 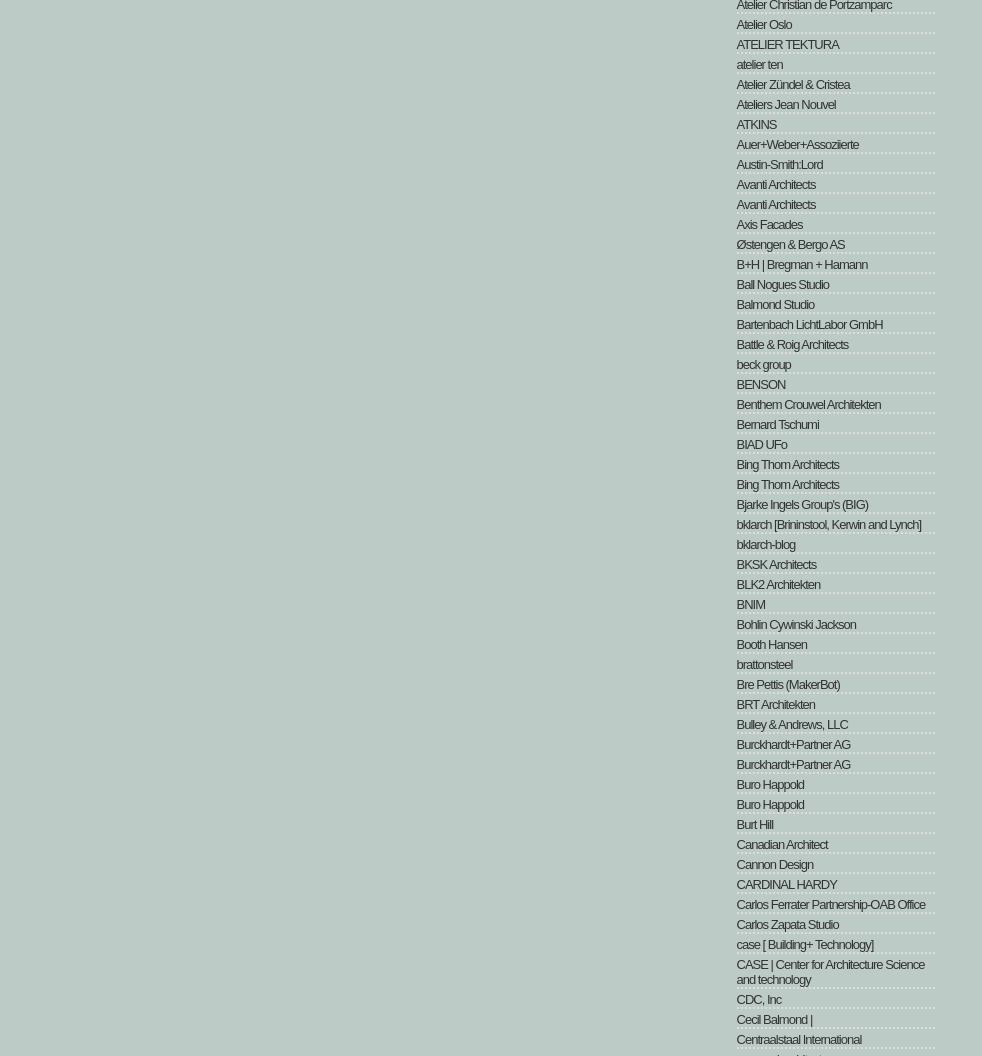 What do you see at coordinates (828, 523) in the screenshot?
I see `'bklarch [Brininstool, Kerwin and Lynch]'` at bounding box center [828, 523].